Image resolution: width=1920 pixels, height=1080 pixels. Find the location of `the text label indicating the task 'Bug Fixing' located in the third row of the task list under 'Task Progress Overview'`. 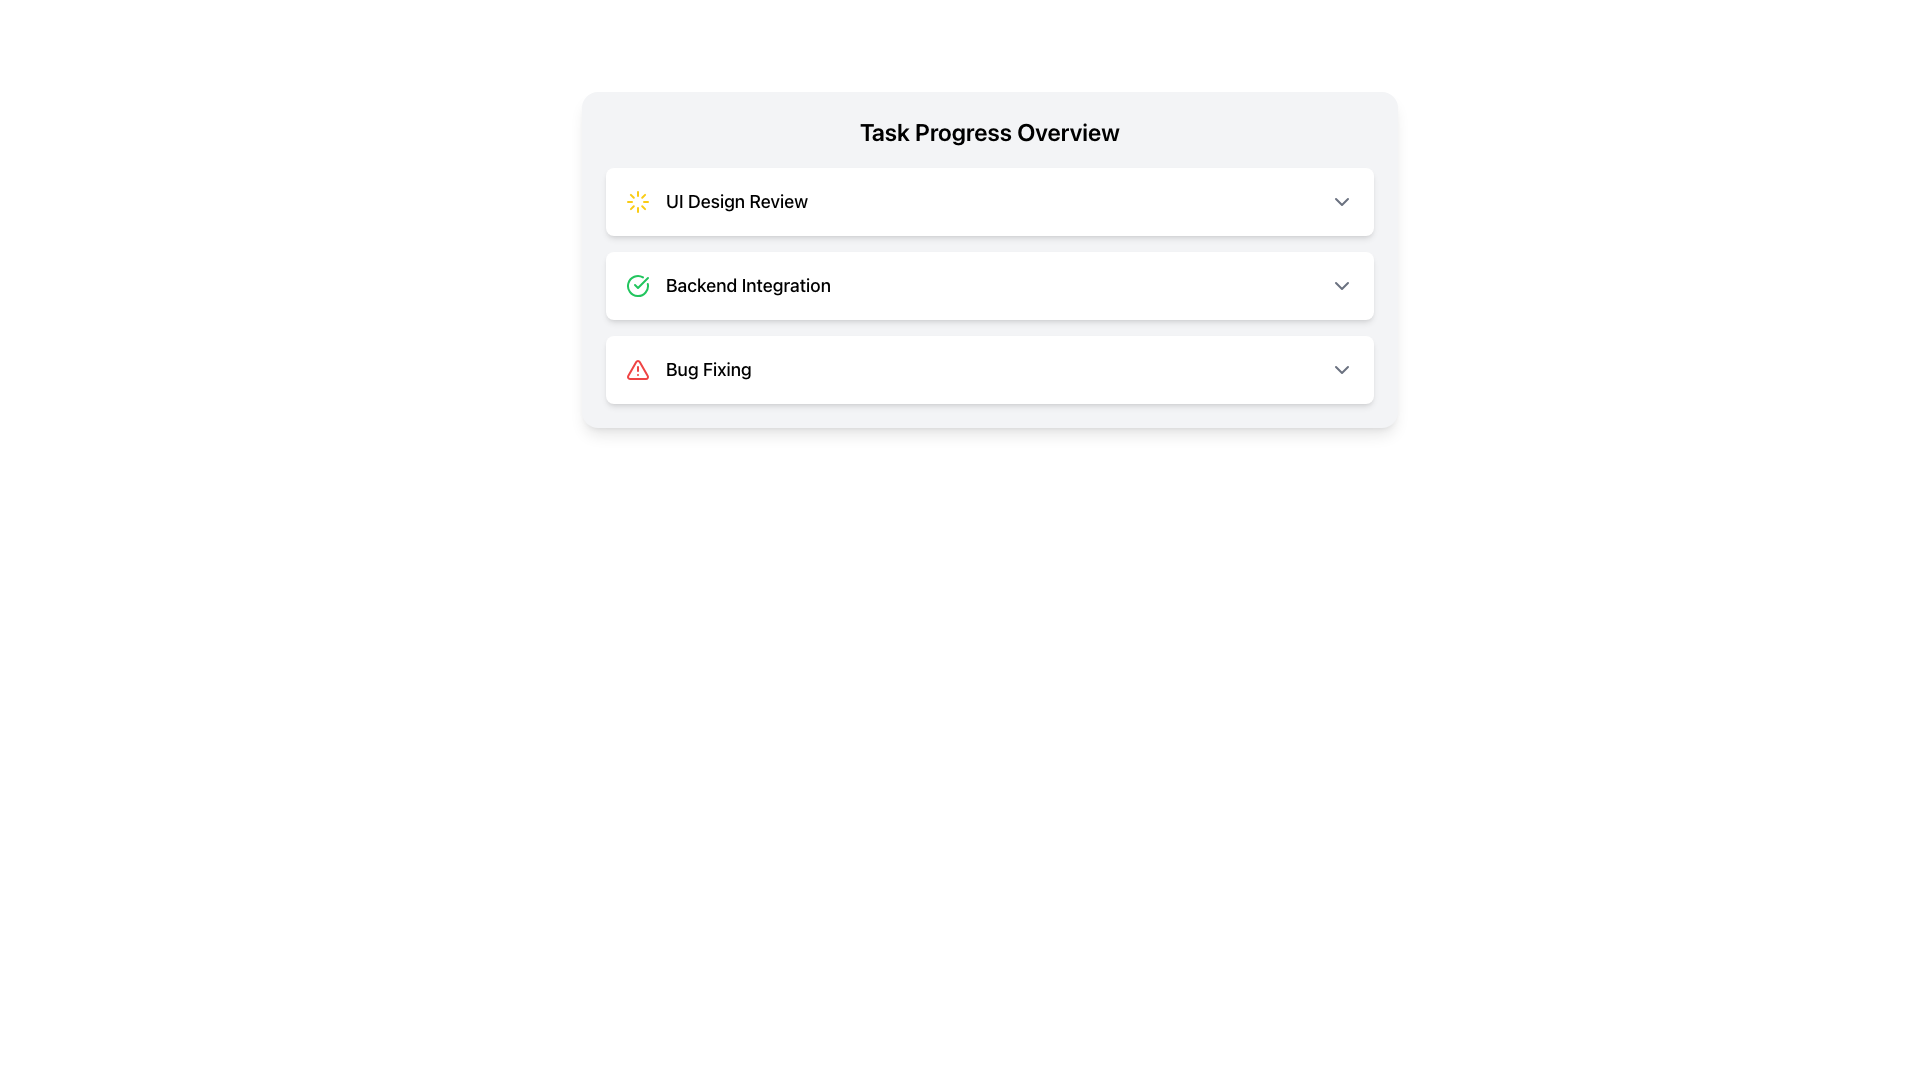

the text label indicating the task 'Bug Fixing' located in the third row of the task list under 'Task Progress Overview' is located at coordinates (708, 370).